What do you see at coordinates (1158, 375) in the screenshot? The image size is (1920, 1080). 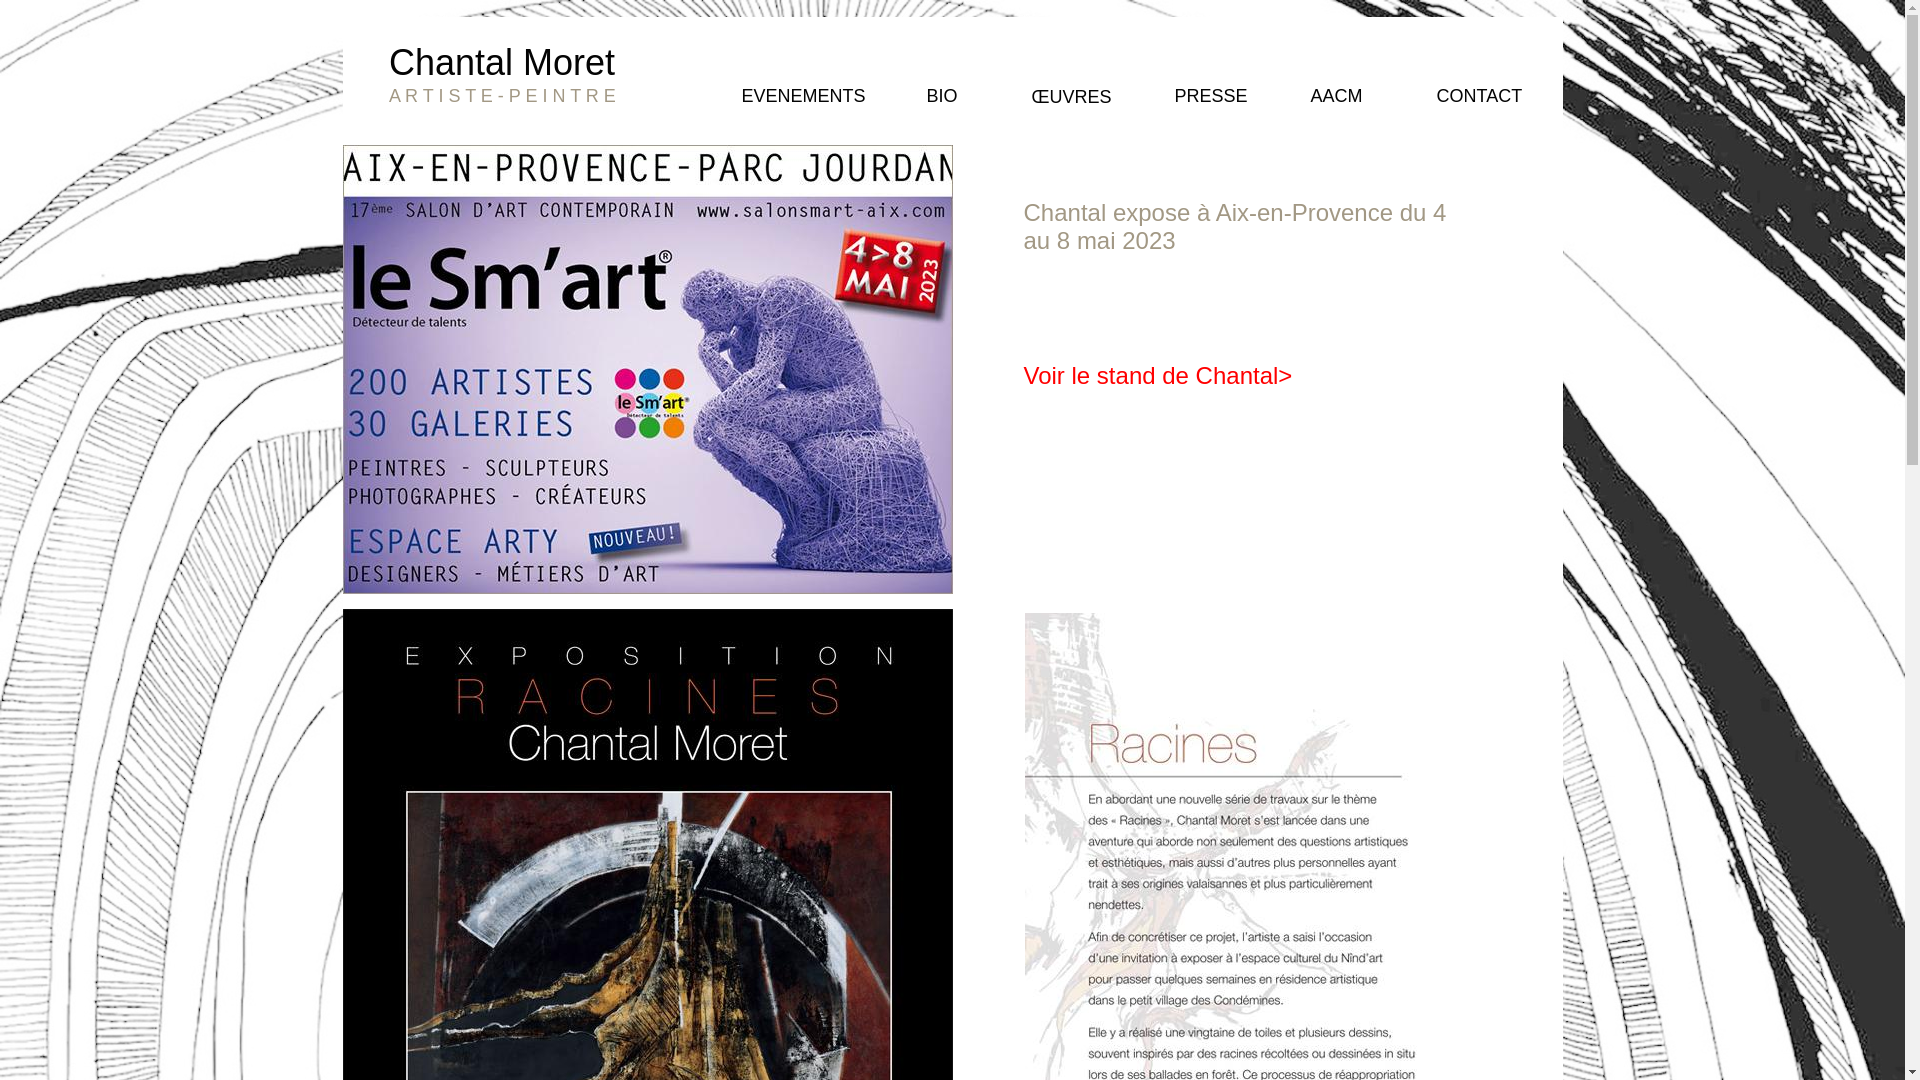 I see `'Voir le stand de Chantal>'` at bounding box center [1158, 375].